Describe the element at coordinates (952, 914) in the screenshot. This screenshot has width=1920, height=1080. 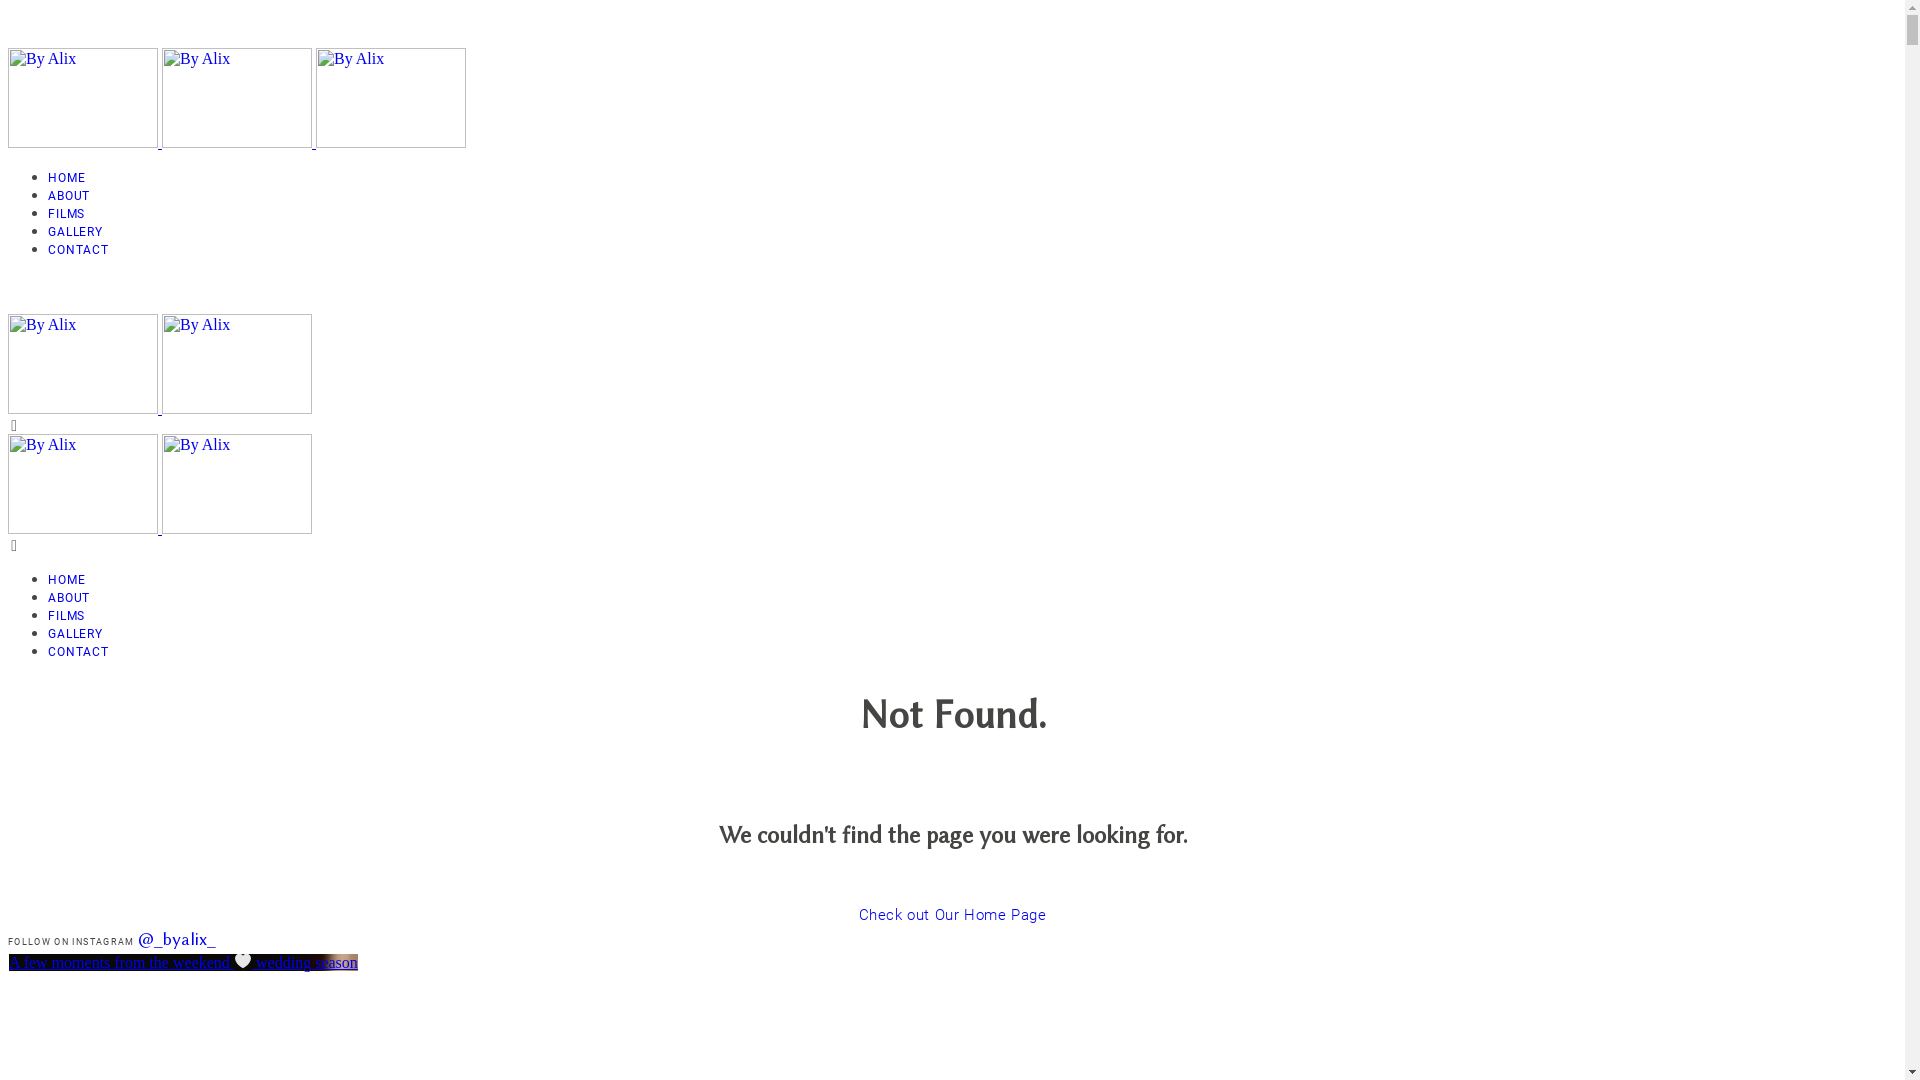
I see `'Check out Our Home Page'` at that location.